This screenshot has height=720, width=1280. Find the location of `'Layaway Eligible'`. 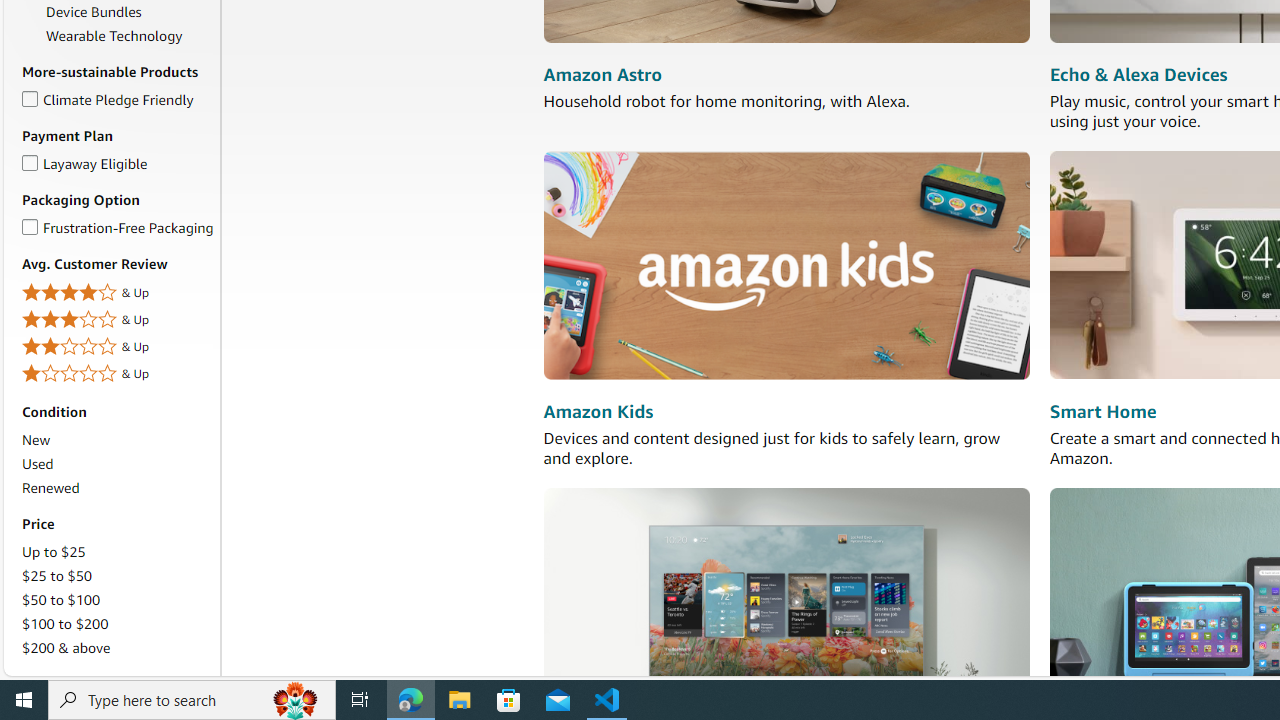

'Layaway Eligible' is located at coordinates (30, 158).